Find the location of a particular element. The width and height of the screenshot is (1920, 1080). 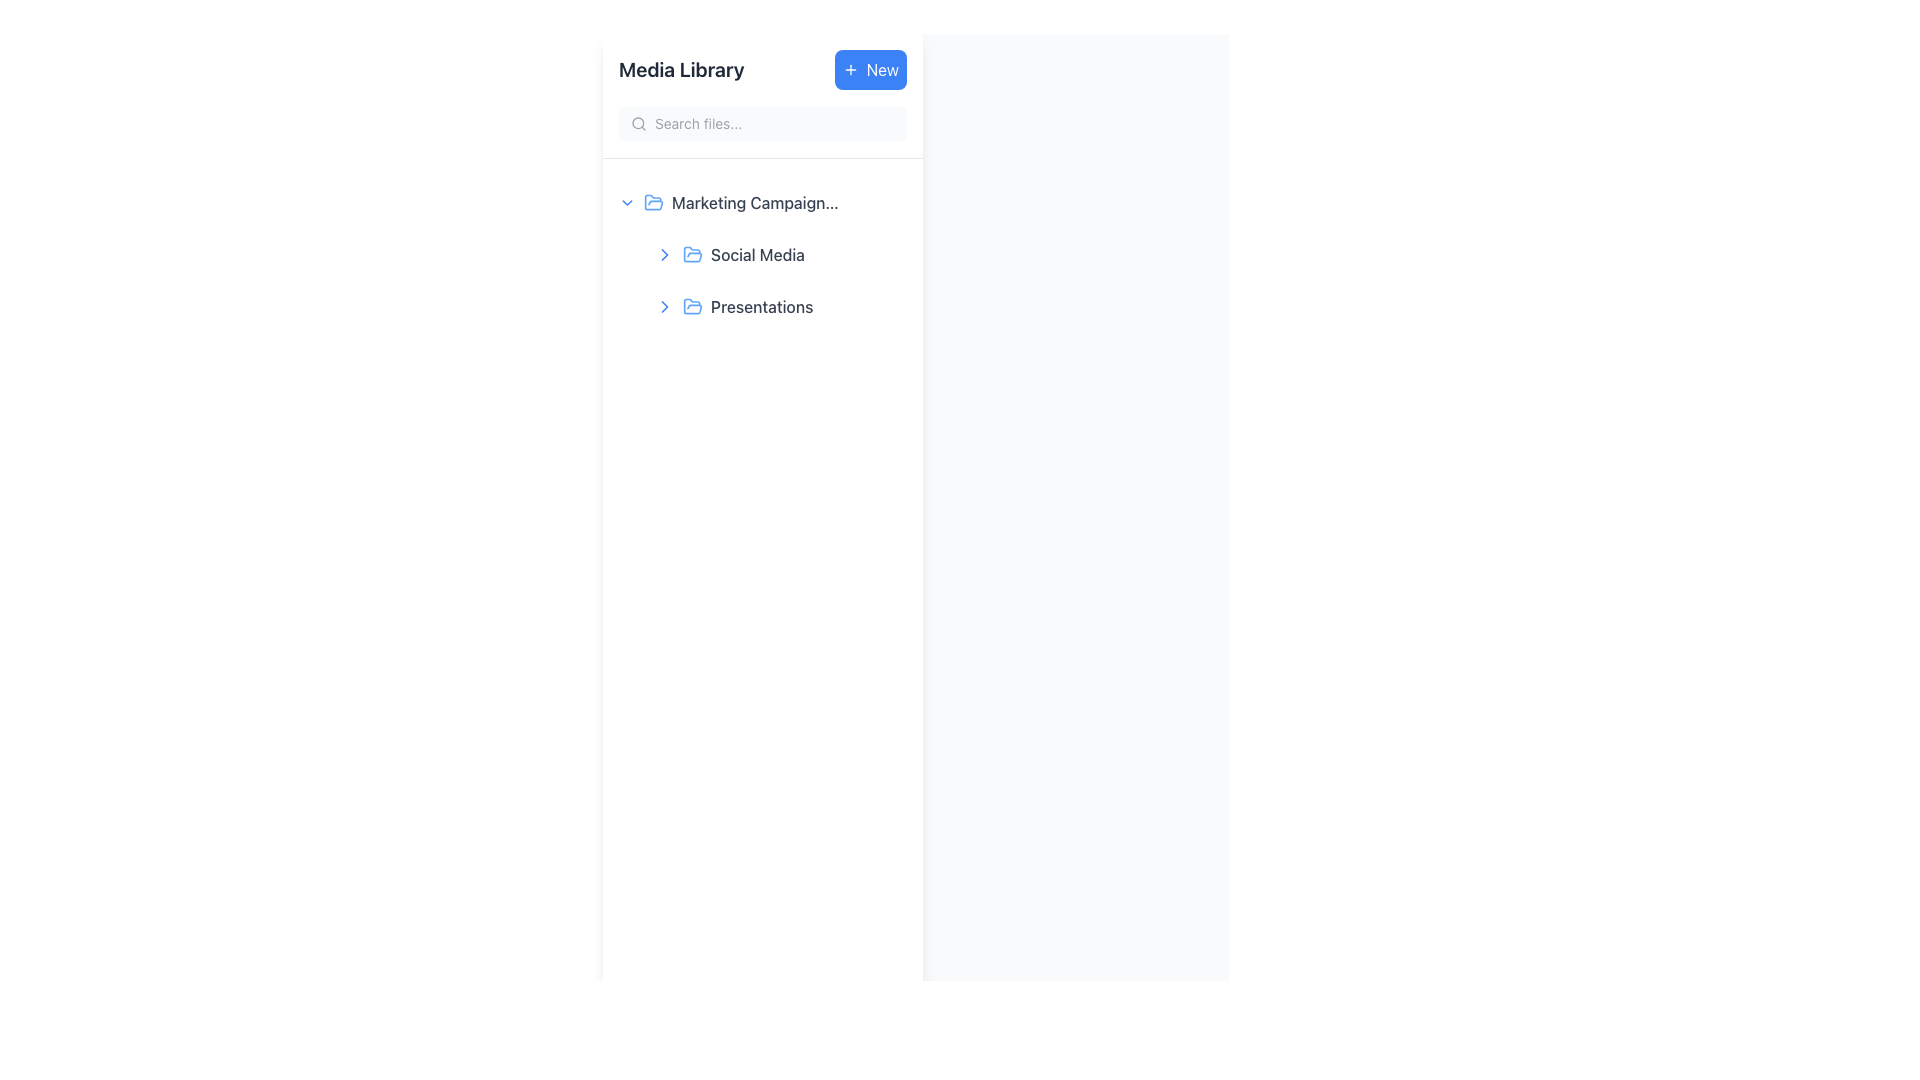

the Dropdown indicator (chevron icon) is located at coordinates (665, 307).